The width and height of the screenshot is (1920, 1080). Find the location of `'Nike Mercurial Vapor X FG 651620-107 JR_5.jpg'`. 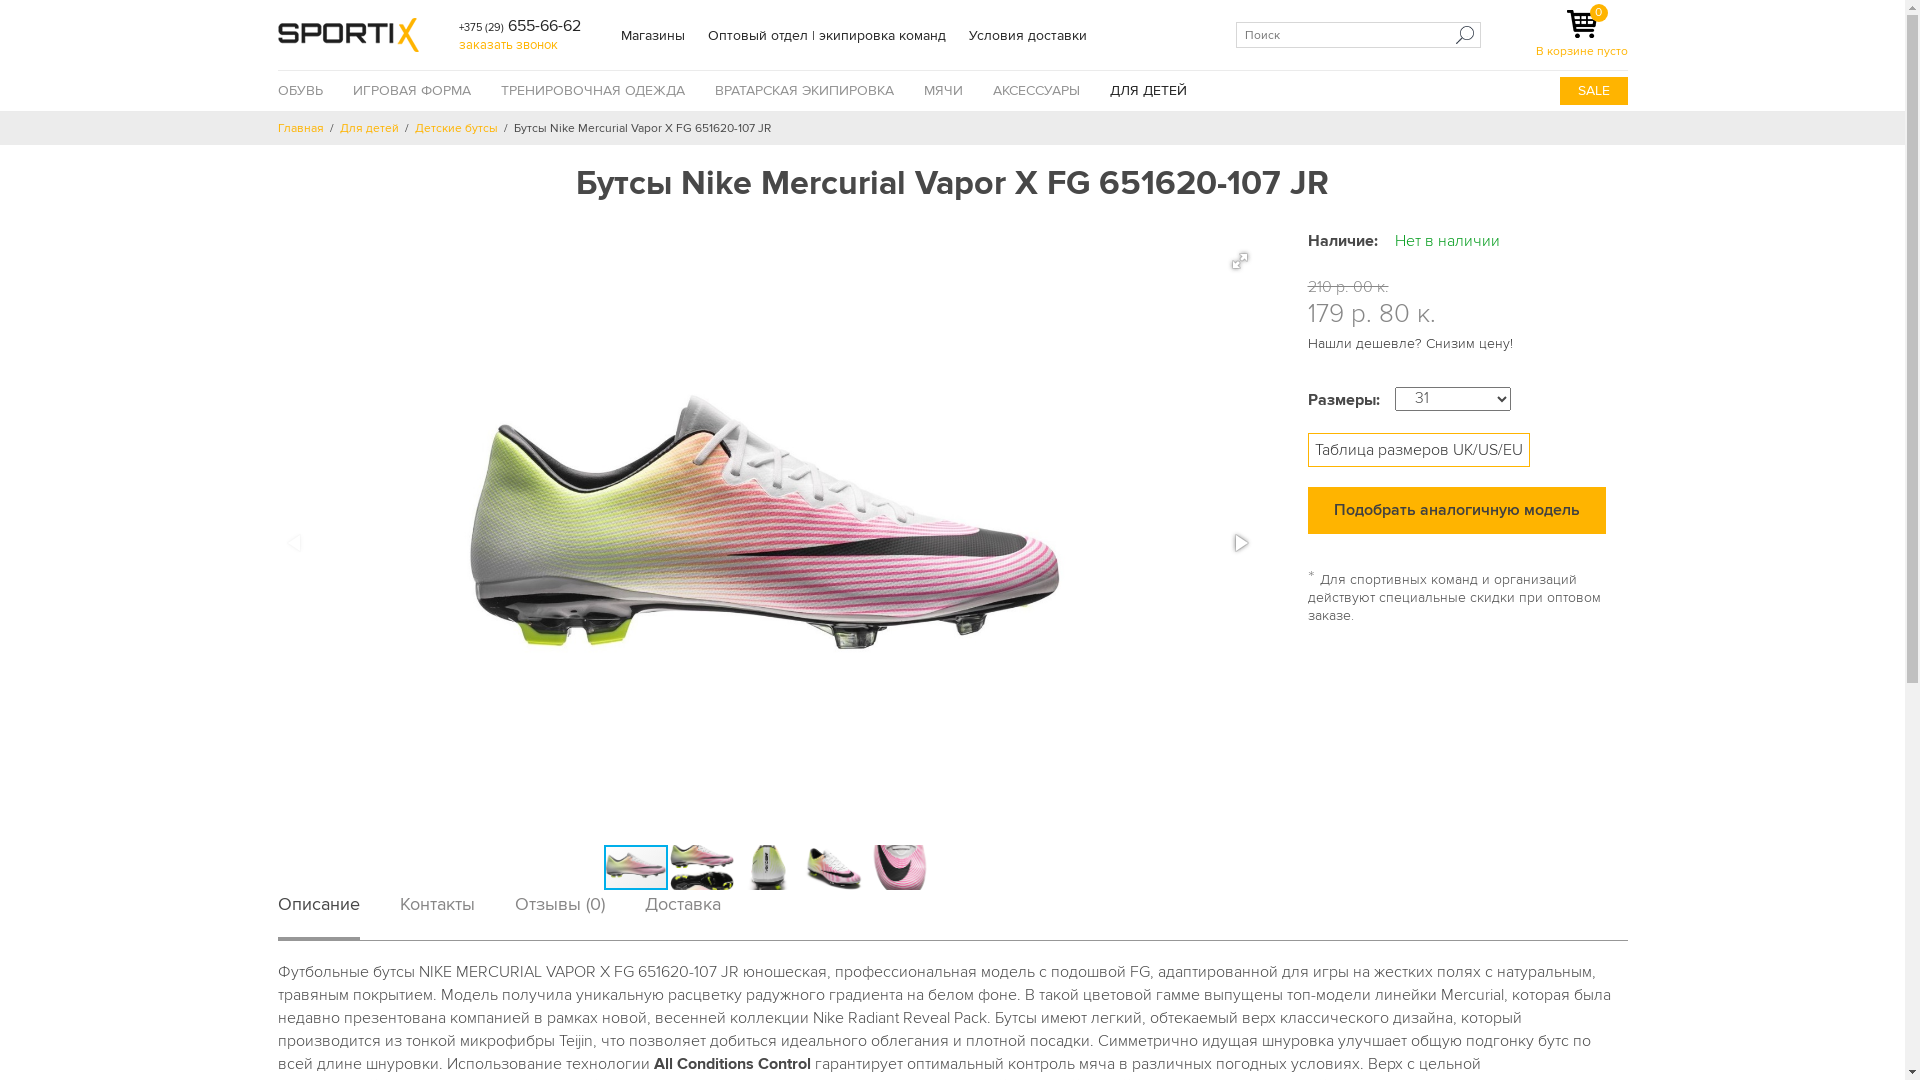

'Nike Mercurial Vapor X FG 651620-107 JR_5.jpg' is located at coordinates (899, 866).